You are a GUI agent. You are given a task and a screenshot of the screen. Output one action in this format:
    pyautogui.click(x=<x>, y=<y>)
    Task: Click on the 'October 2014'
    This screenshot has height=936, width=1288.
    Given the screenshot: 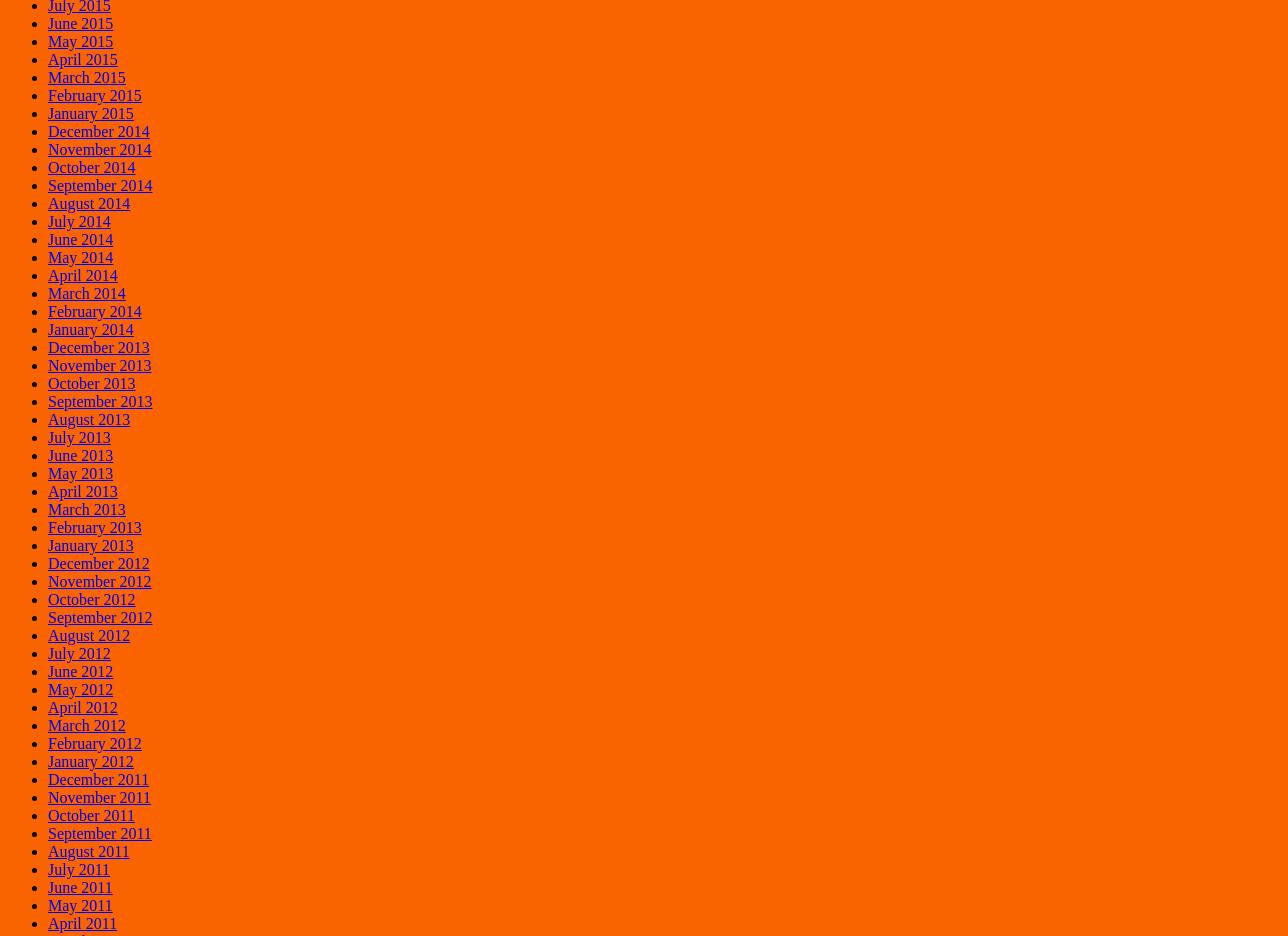 What is the action you would take?
    pyautogui.click(x=91, y=165)
    